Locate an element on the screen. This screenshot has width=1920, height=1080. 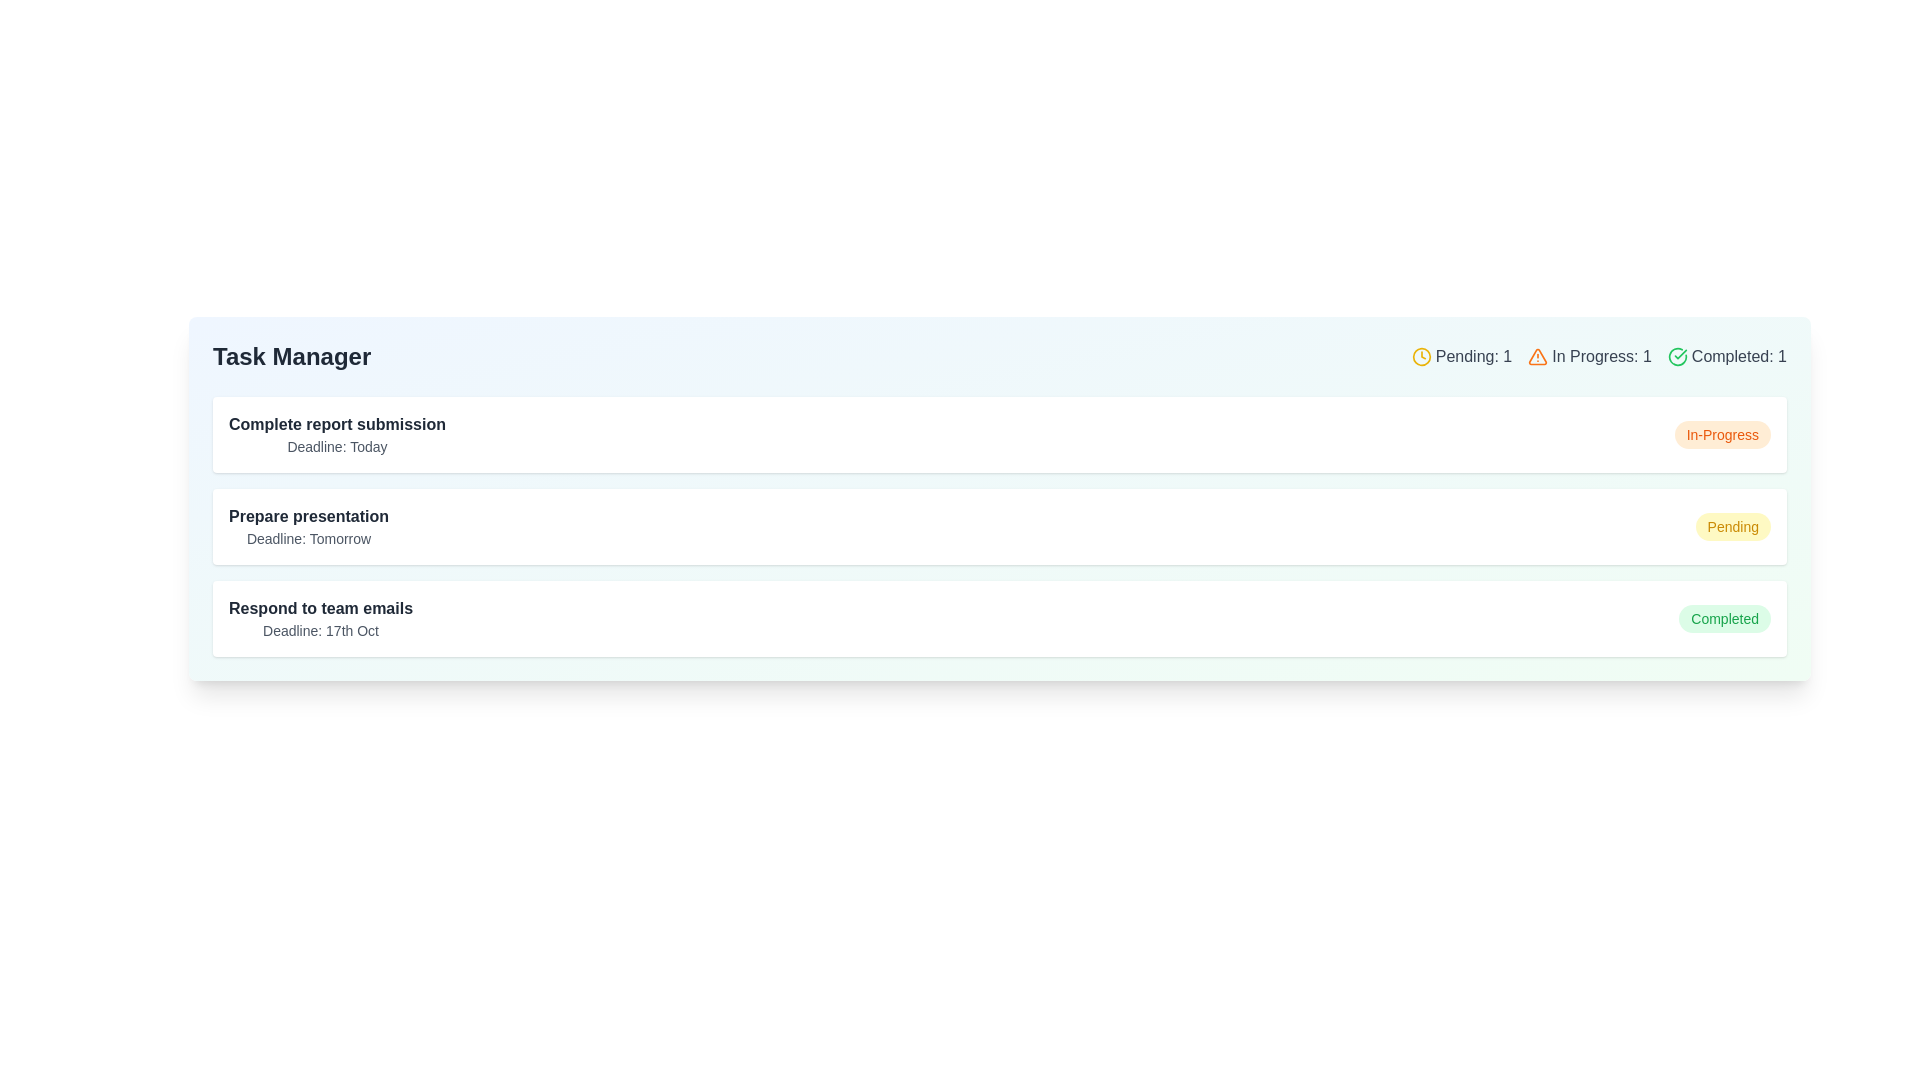
the informational text label indicating that there is one task currently in progress, located in the top-right area of the interface adjacent to status indicators is located at coordinates (1602, 356).